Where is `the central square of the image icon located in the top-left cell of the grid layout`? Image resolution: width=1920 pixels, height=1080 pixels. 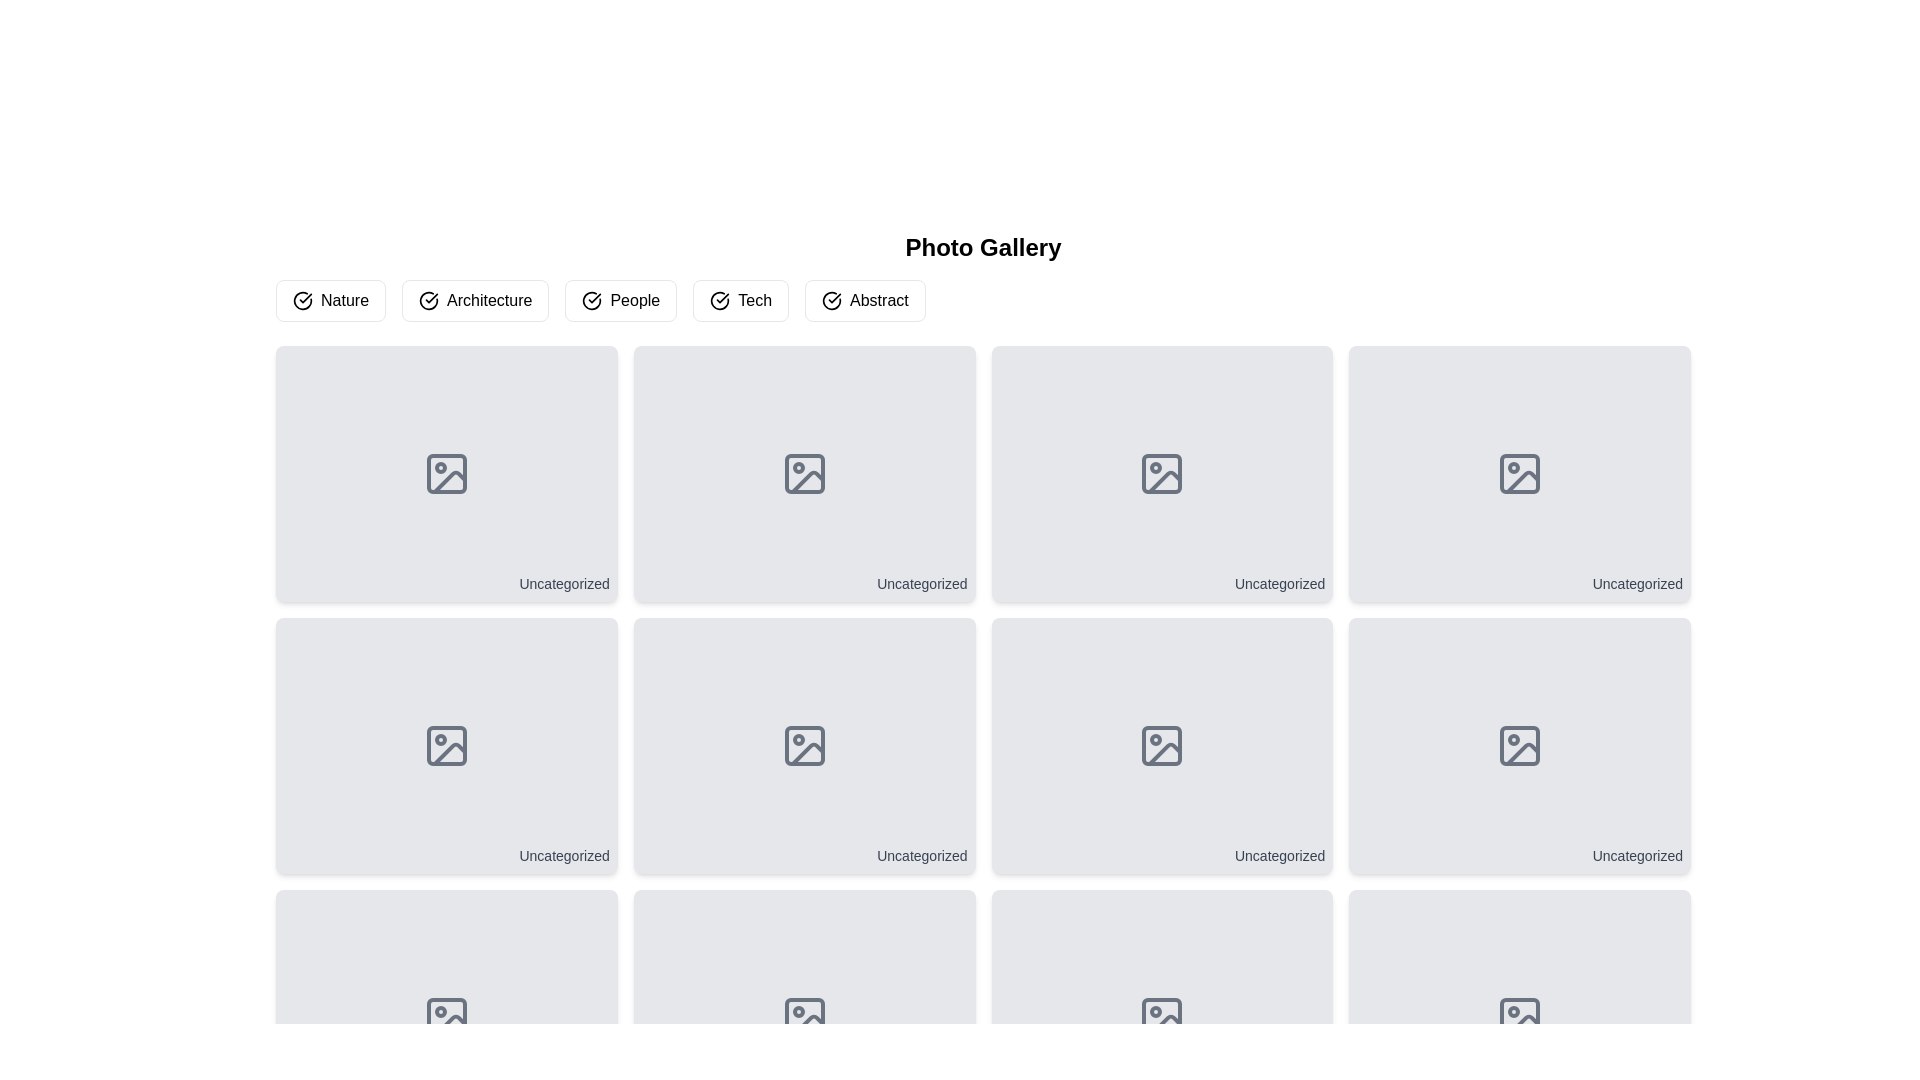
the central square of the image icon located in the top-left cell of the grid layout is located at coordinates (445, 474).